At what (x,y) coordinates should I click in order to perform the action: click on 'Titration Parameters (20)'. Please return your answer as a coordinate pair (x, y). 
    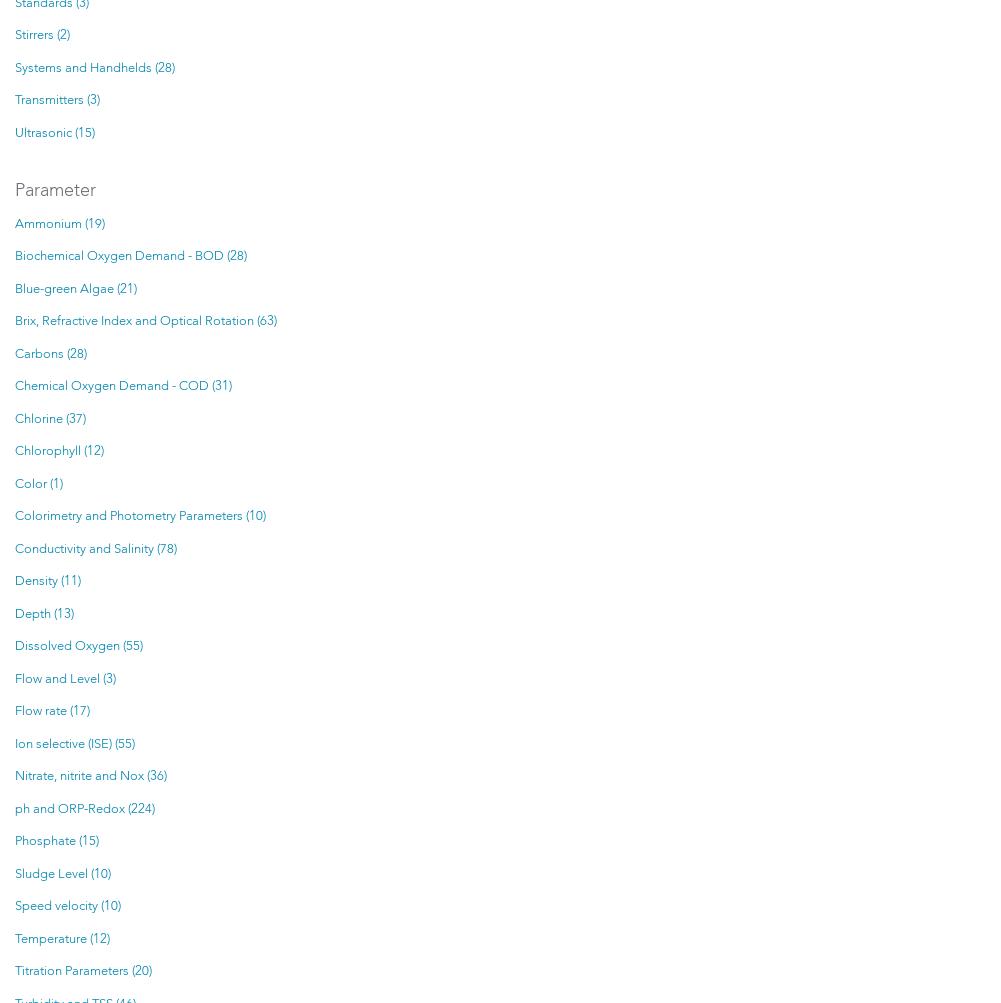
    Looking at the image, I should click on (82, 970).